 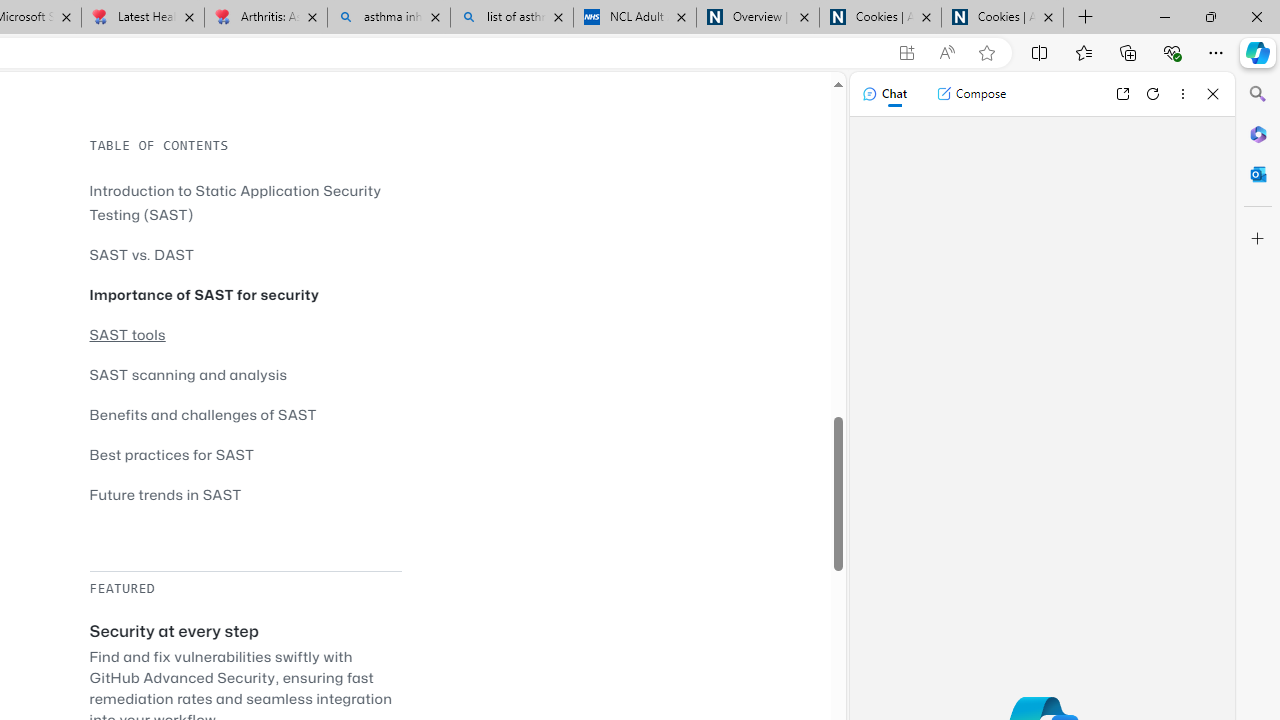 What do you see at coordinates (127, 333) in the screenshot?
I see `'SAST tools'` at bounding box center [127, 333].